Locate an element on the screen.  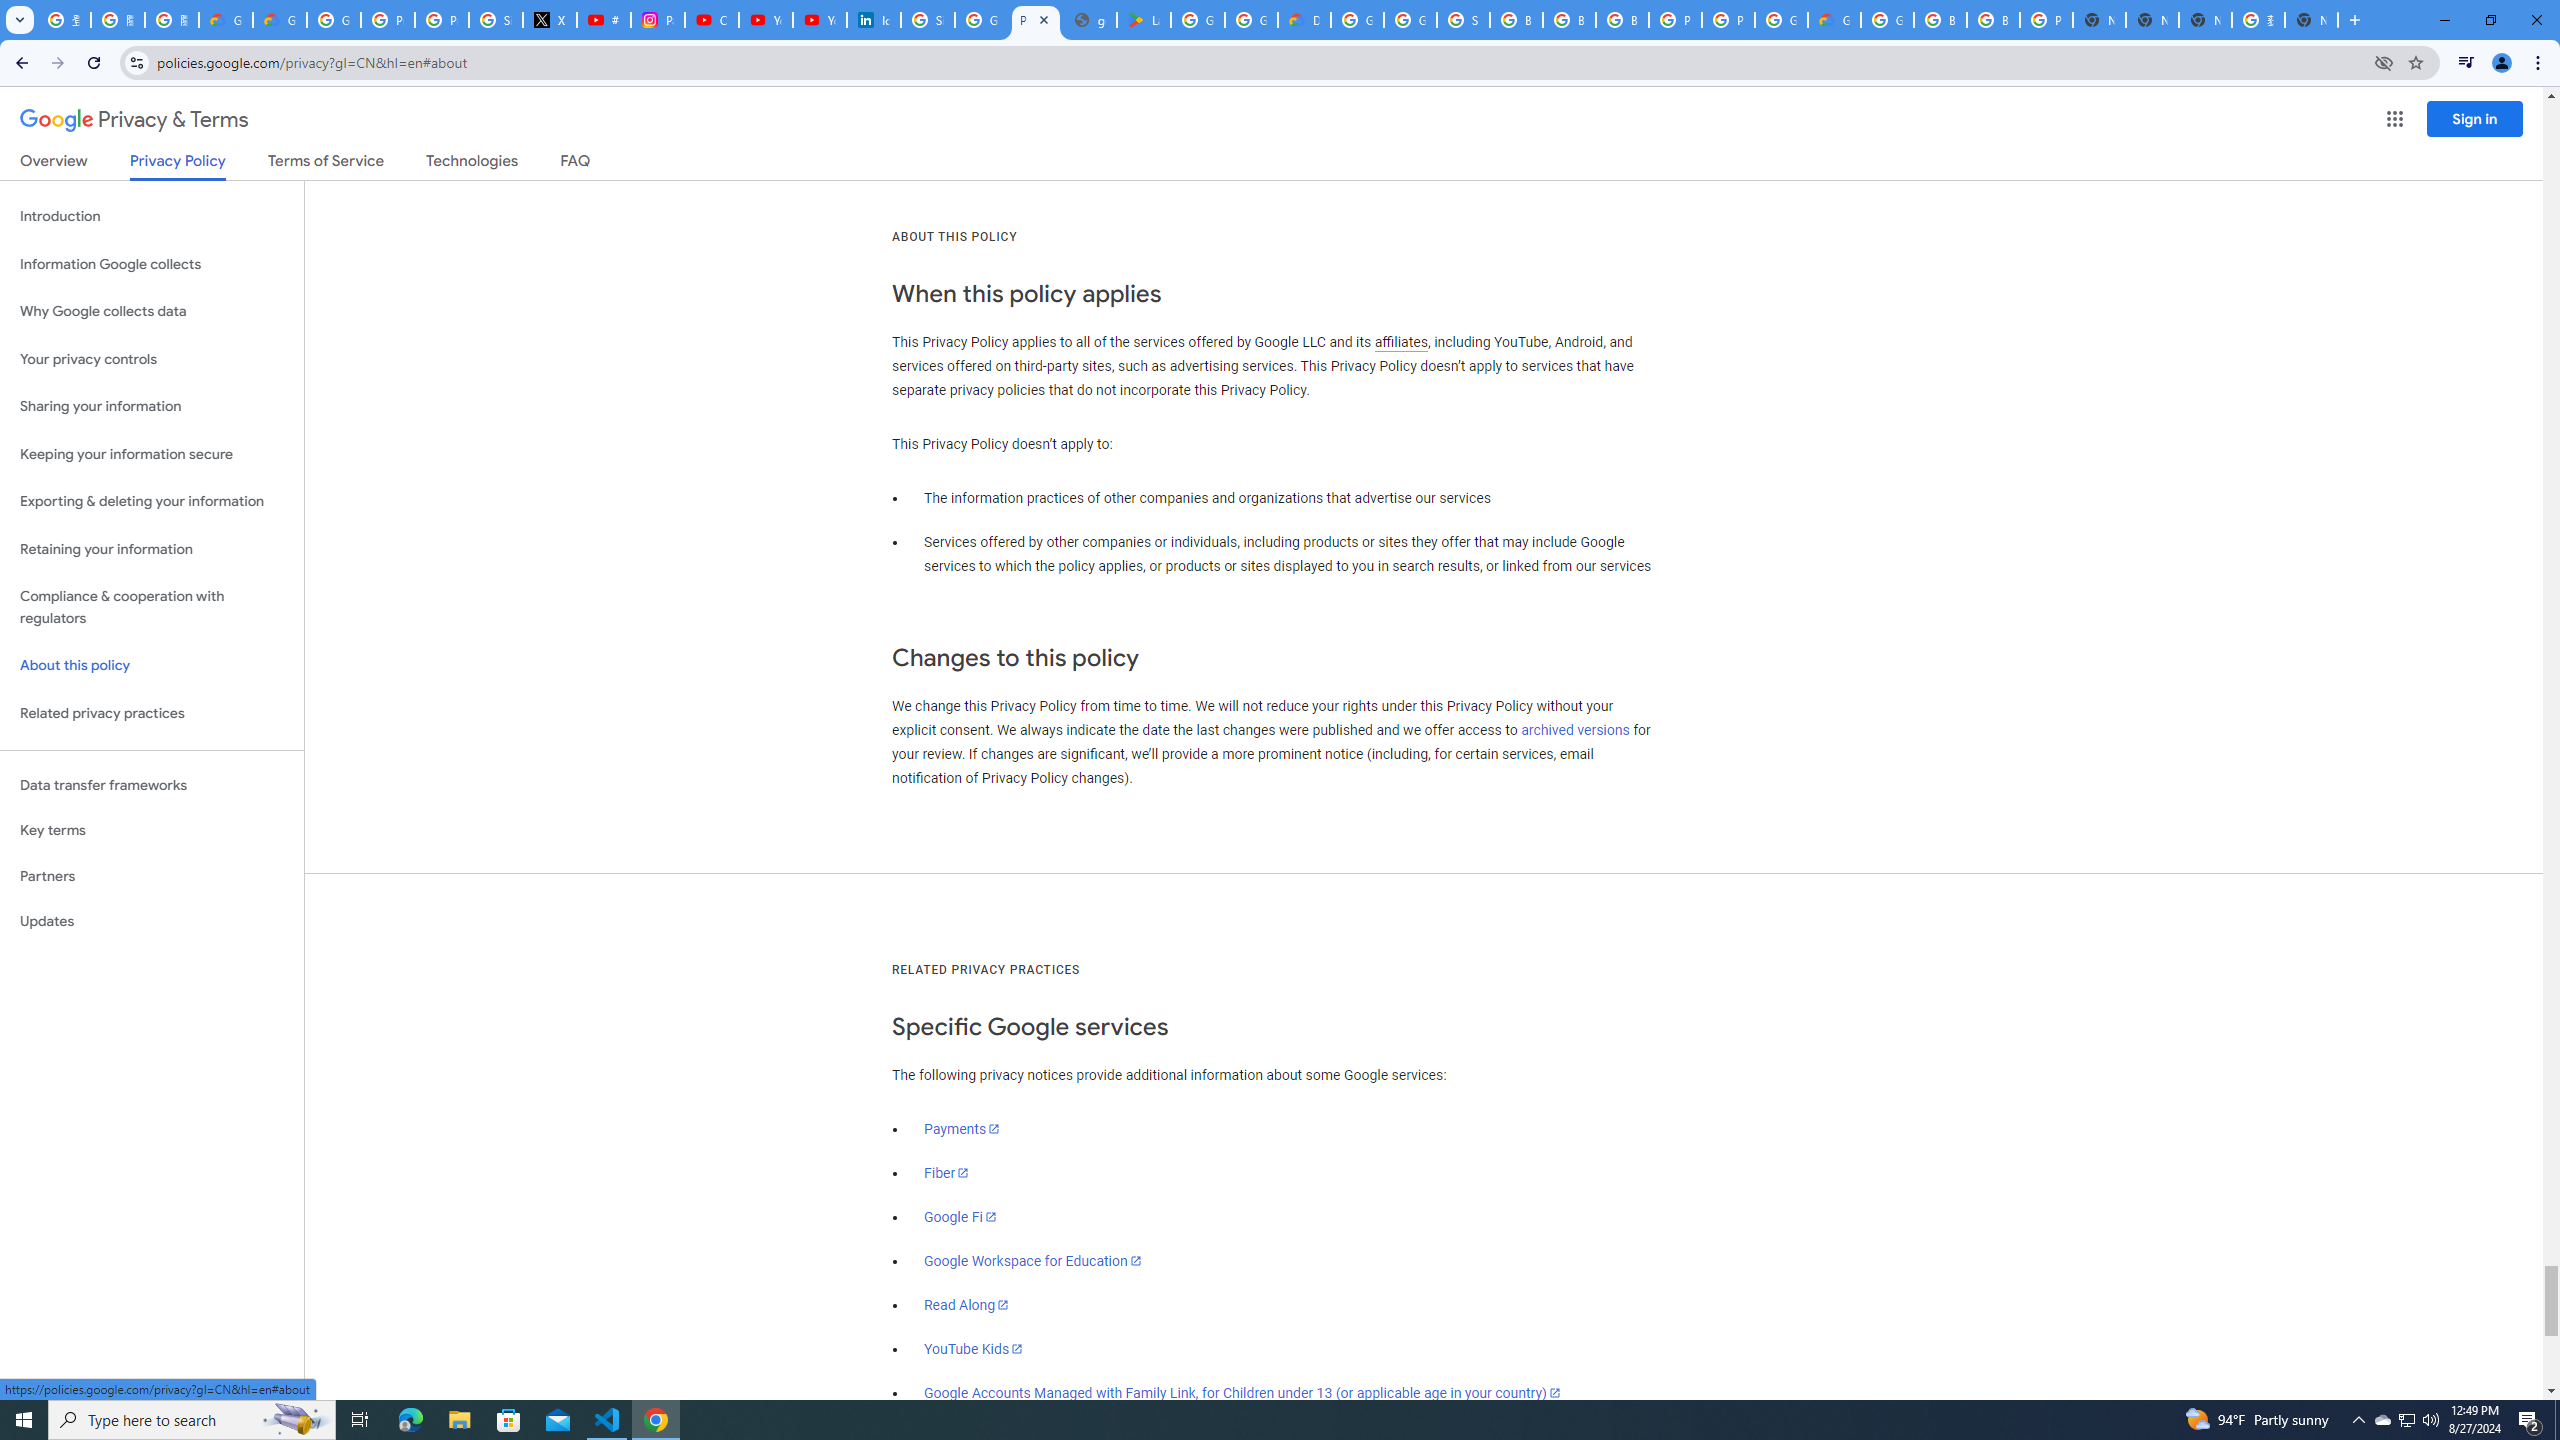
'archived versions' is located at coordinates (1574, 729).